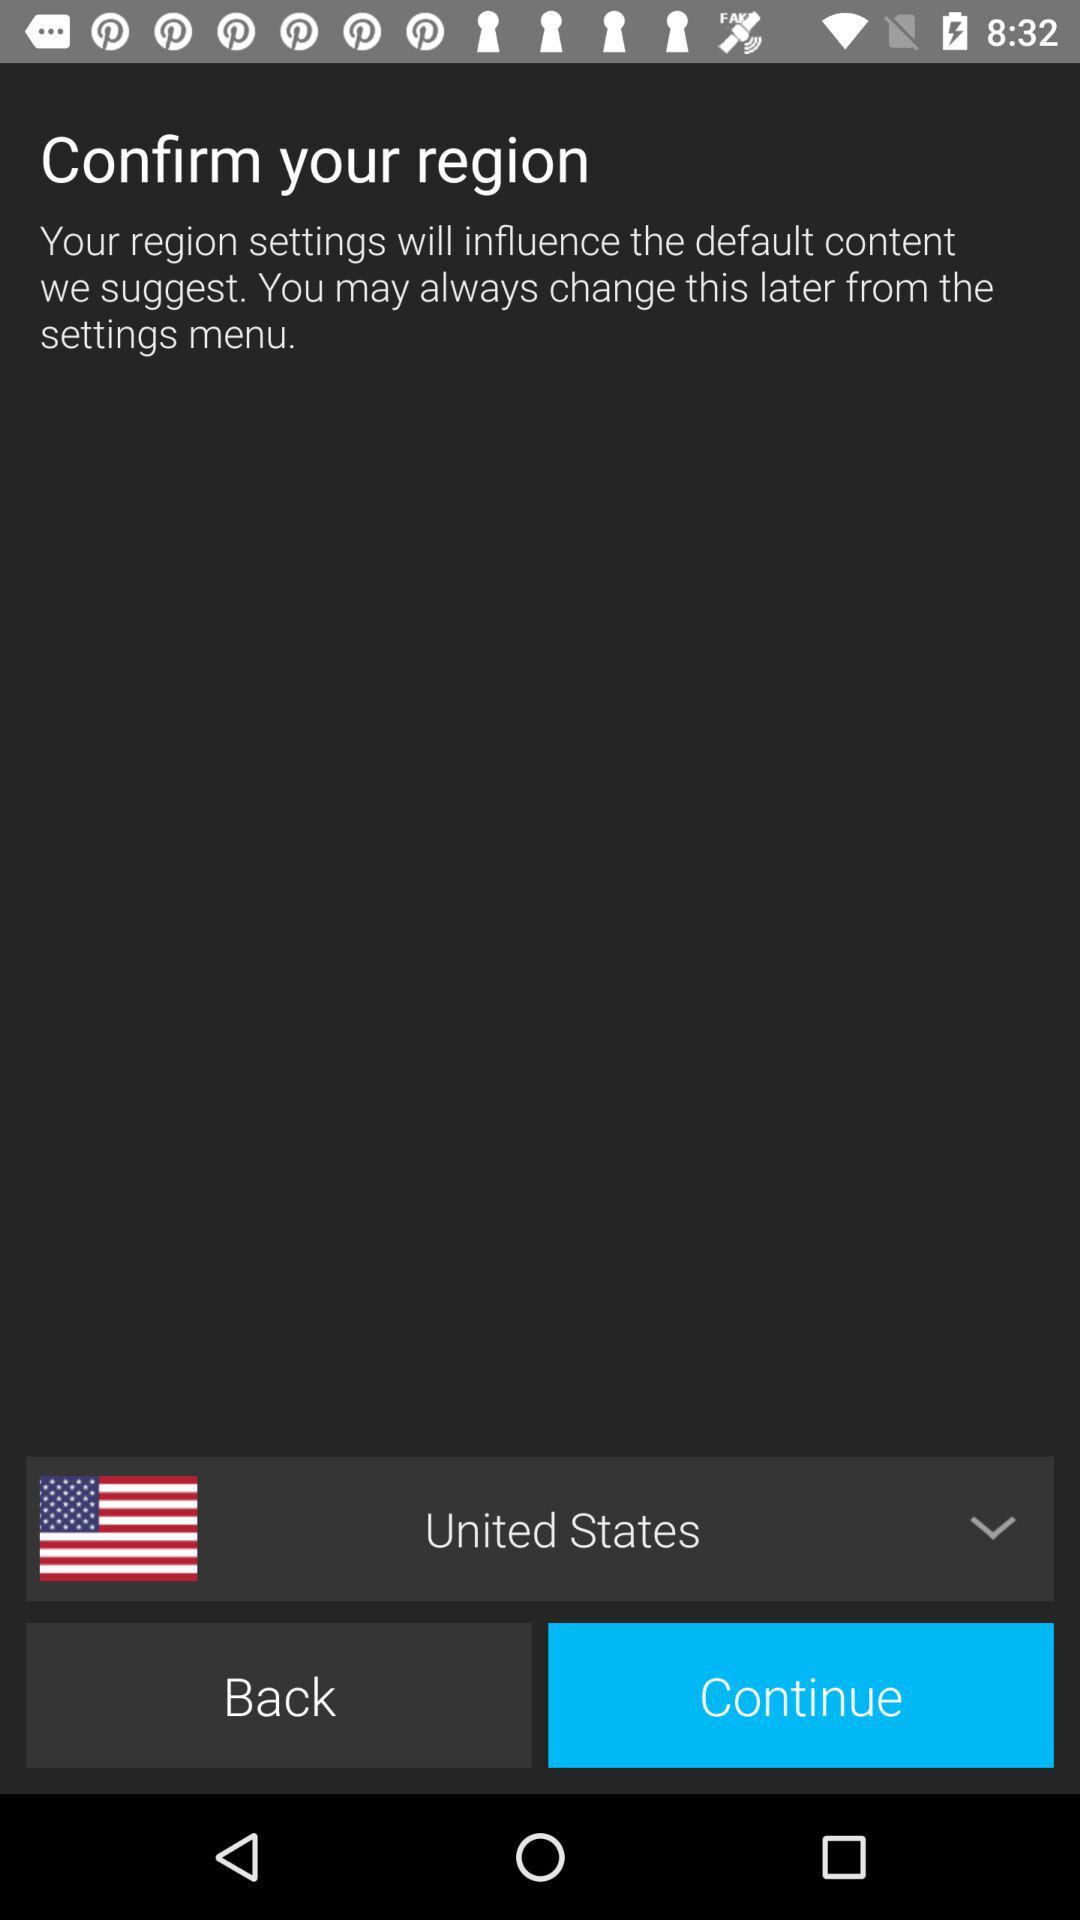 The width and height of the screenshot is (1080, 1920). I want to click on icon below united states icon, so click(800, 1694).